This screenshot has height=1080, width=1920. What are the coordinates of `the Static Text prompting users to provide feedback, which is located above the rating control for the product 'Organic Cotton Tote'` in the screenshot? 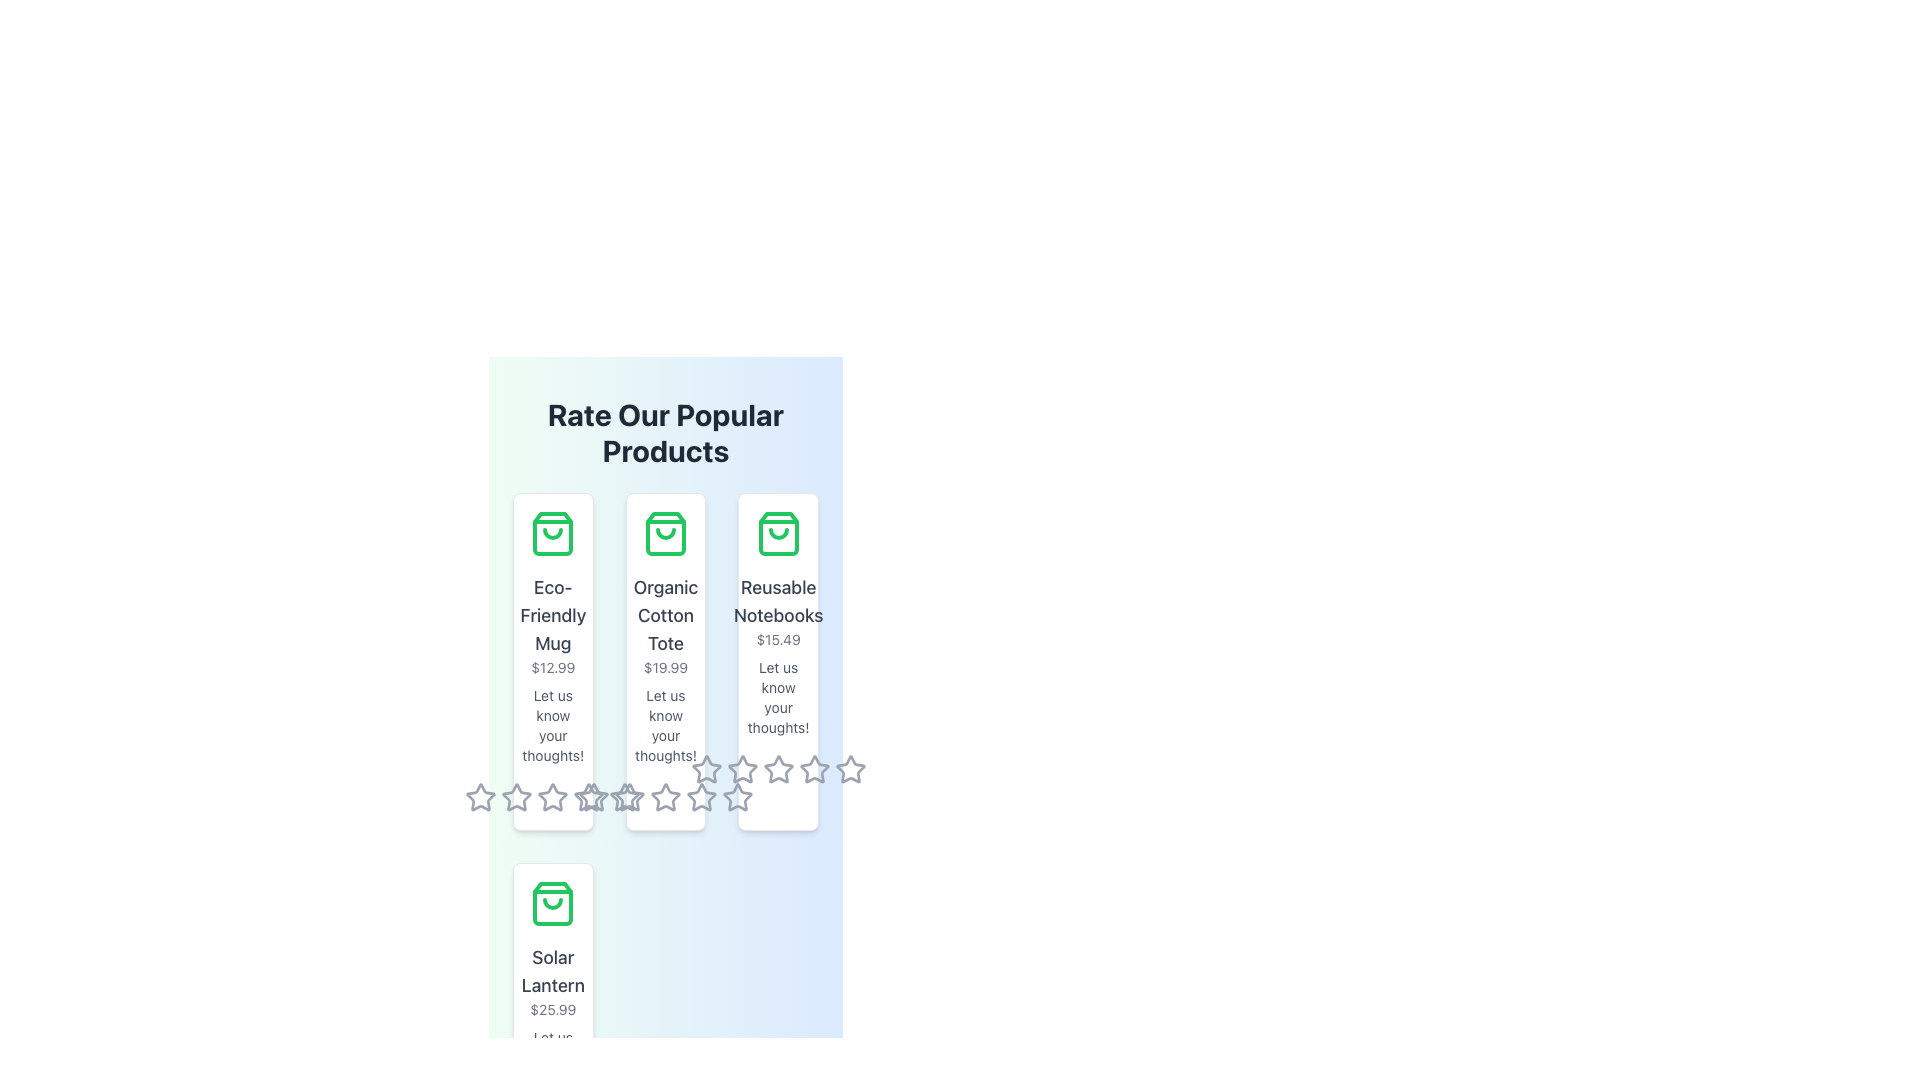 It's located at (666, 725).